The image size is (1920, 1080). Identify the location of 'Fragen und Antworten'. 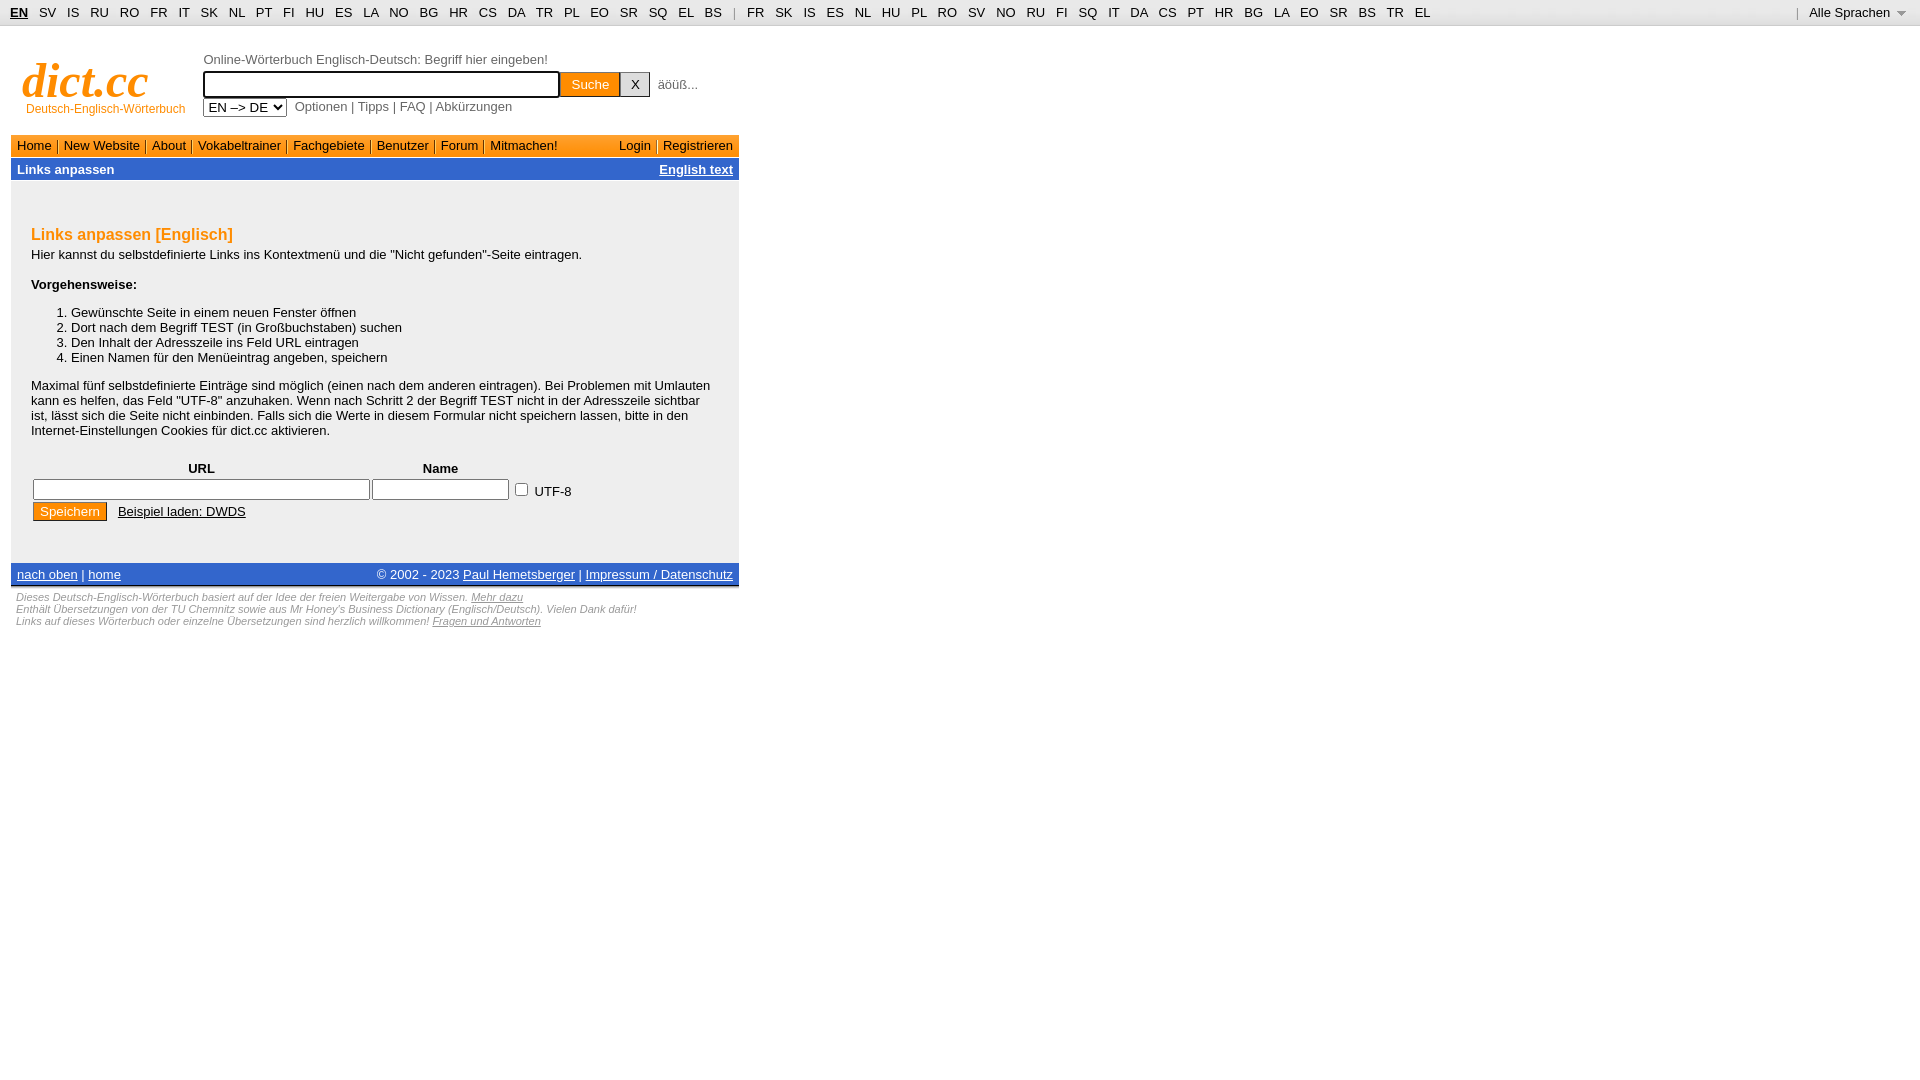
(431, 620).